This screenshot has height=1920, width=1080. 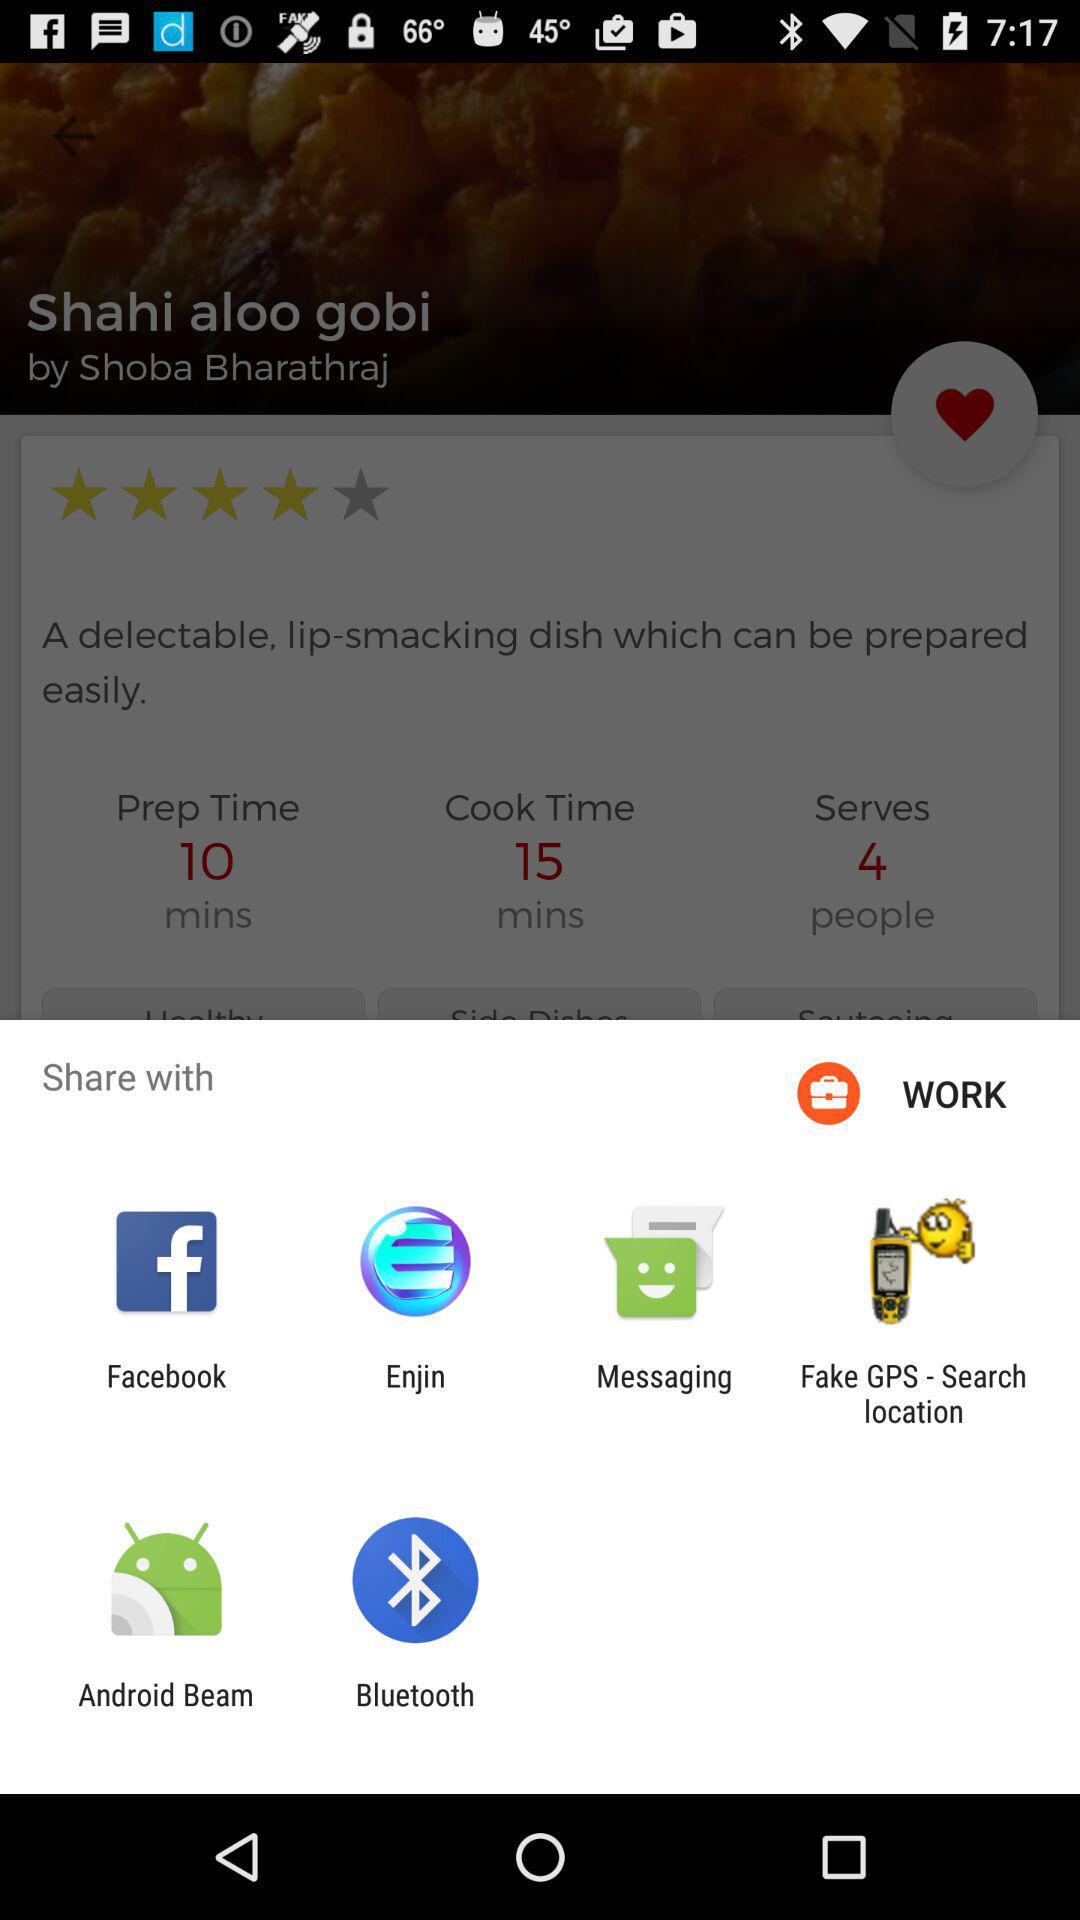 I want to click on the app to the right of enjin icon, so click(x=664, y=1392).